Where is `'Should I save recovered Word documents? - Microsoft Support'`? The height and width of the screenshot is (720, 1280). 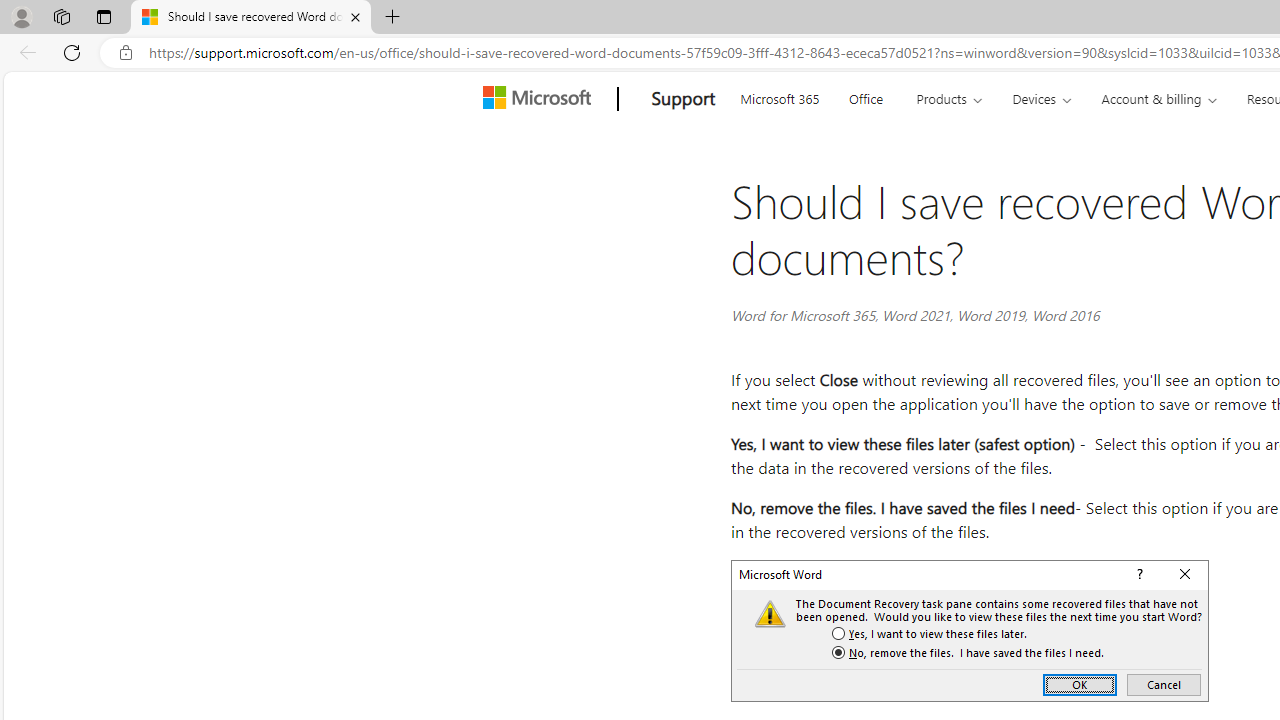 'Should I save recovered Word documents? - Microsoft Support' is located at coordinates (249, 17).